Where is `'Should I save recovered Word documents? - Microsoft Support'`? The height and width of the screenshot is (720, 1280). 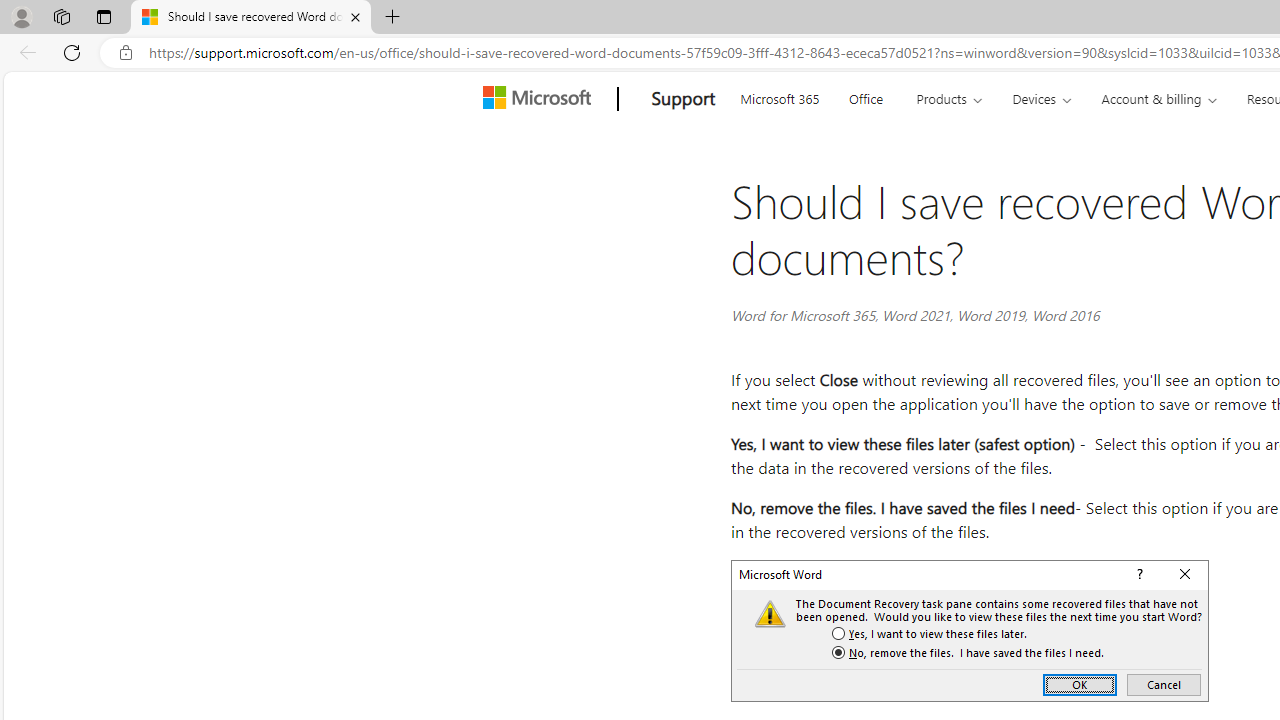 'Should I save recovered Word documents? - Microsoft Support' is located at coordinates (249, 17).